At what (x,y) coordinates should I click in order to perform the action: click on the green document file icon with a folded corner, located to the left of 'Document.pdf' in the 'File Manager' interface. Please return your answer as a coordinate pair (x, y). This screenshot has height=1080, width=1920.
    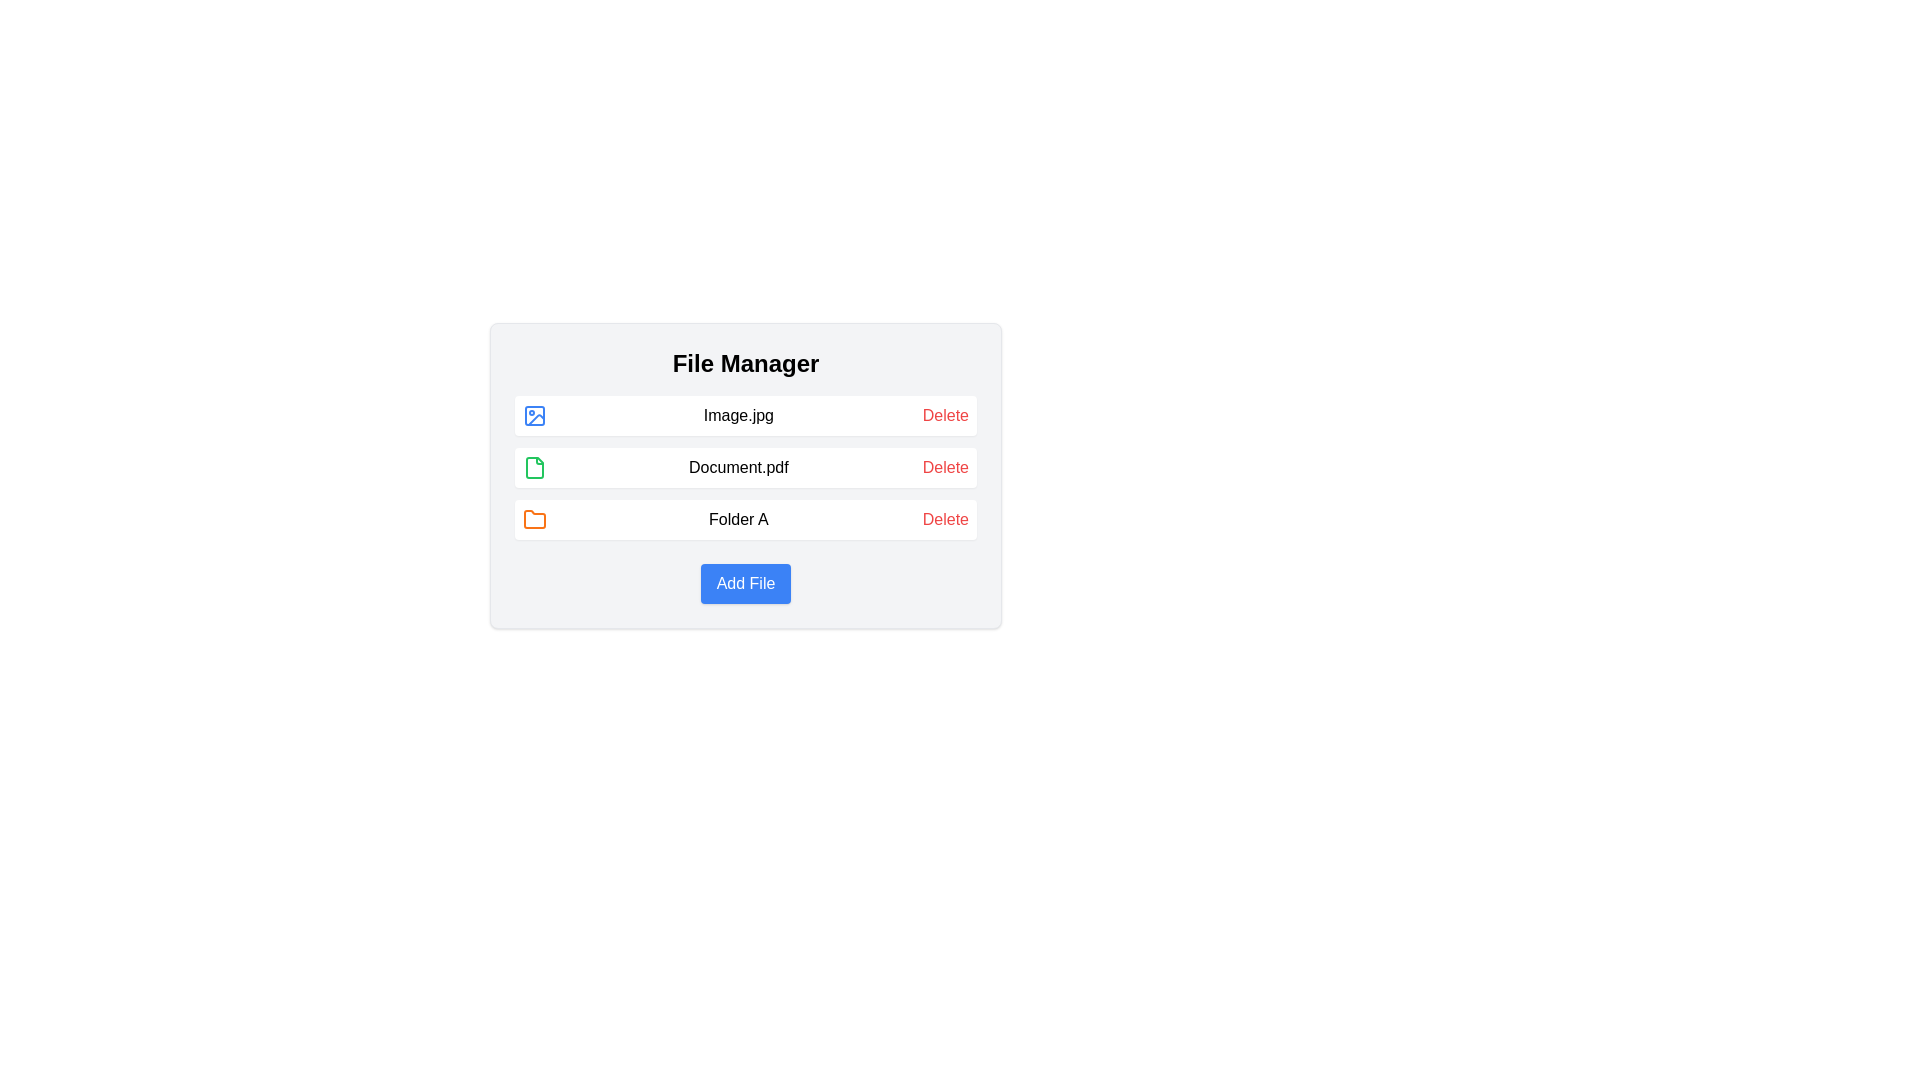
    Looking at the image, I should click on (534, 467).